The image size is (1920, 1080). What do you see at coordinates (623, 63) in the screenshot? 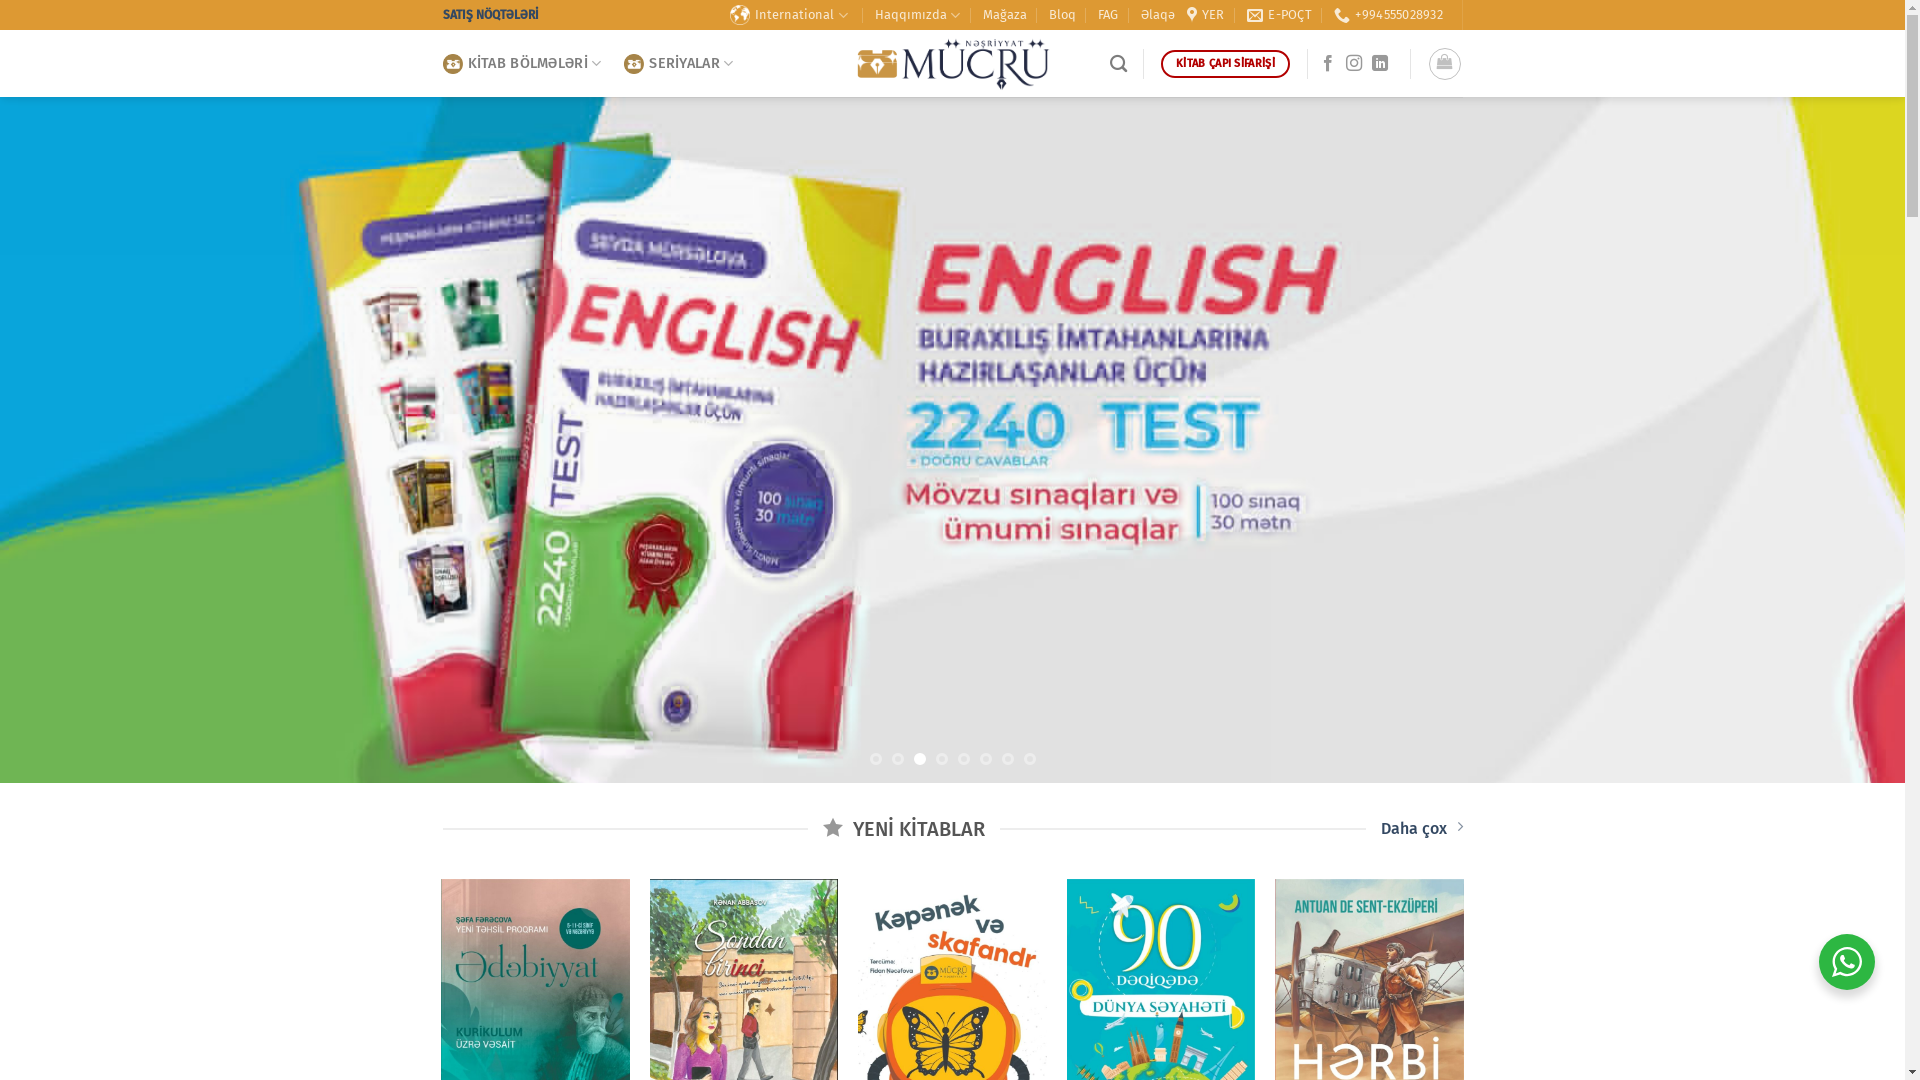
I see `'SERIYALAR'` at bounding box center [623, 63].